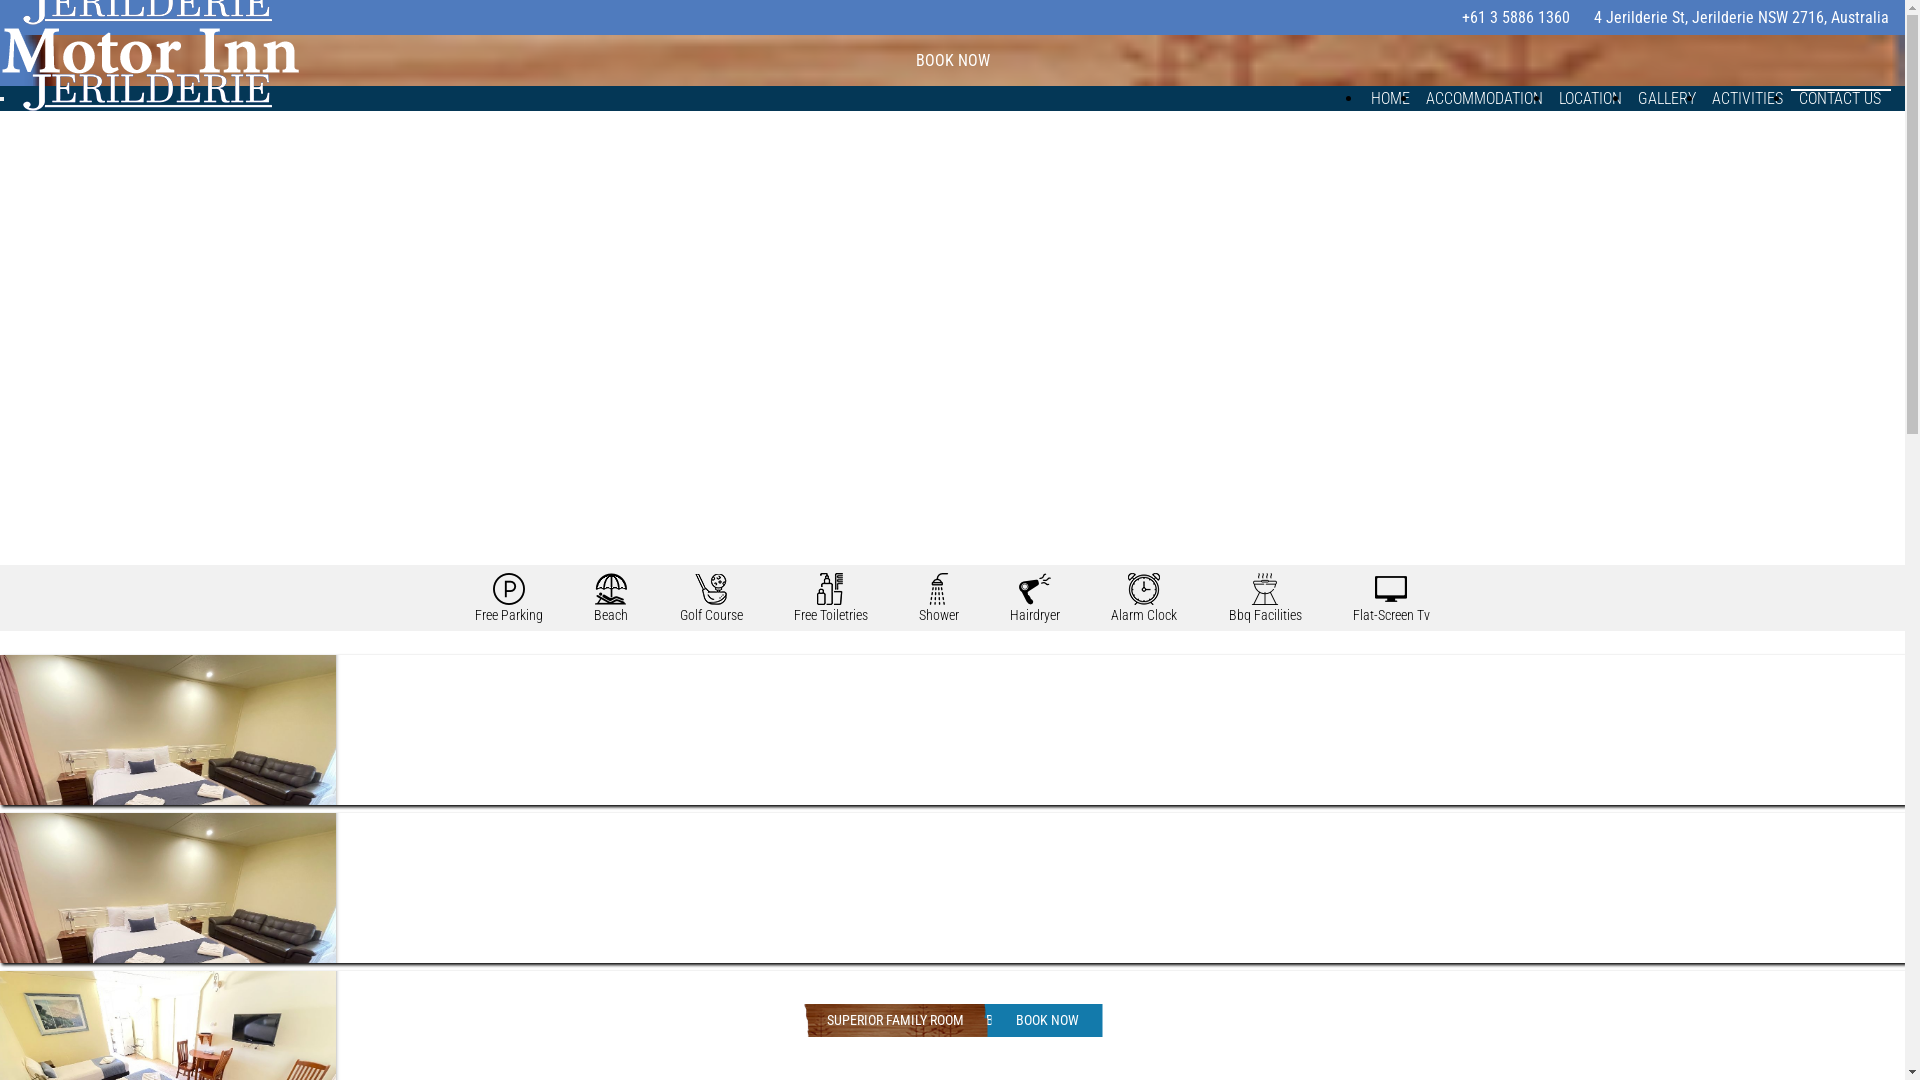 Image resolution: width=1920 pixels, height=1080 pixels. I want to click on 'BOOK NOW', so click(1046, 1020).